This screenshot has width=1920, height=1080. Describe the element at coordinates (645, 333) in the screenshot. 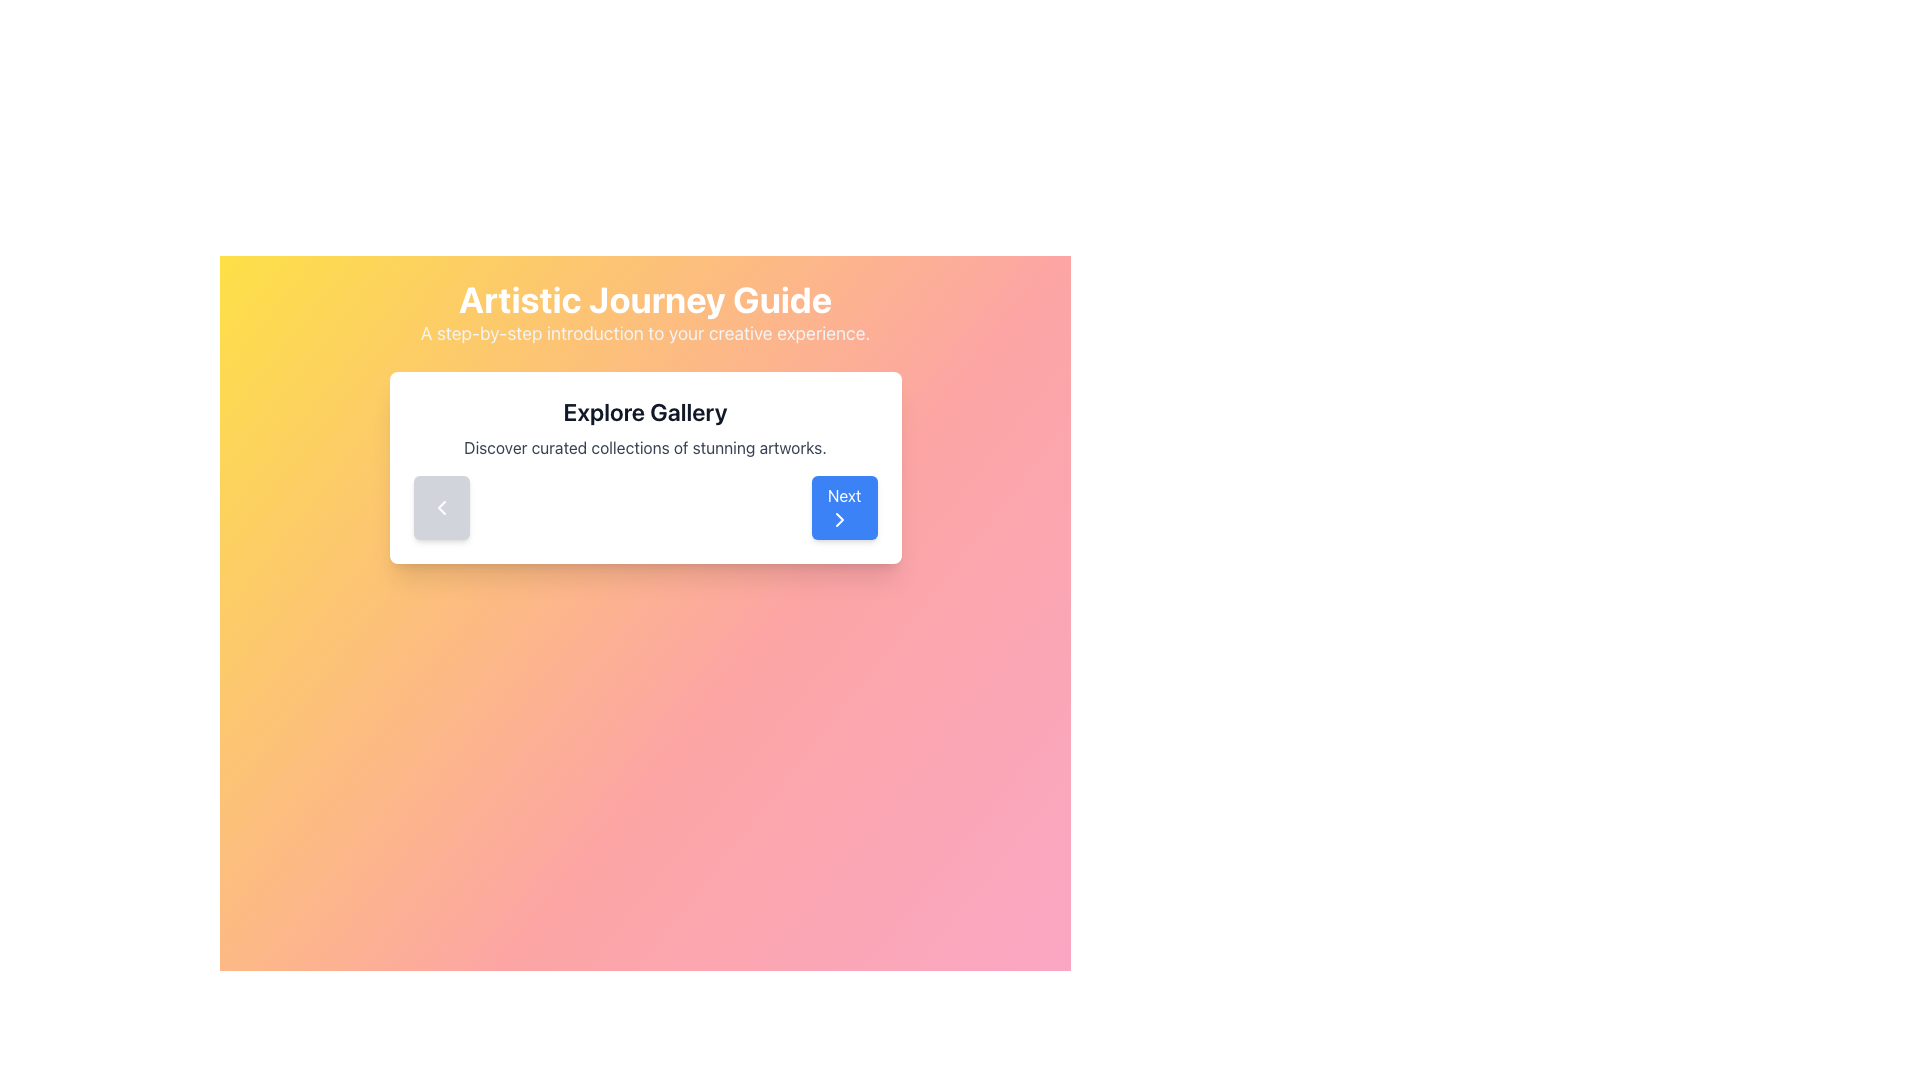

I see `the static text element that provides a subtitle or supportive explanation for 'Artistic Journey Guide', located directly beneath it` at that location.